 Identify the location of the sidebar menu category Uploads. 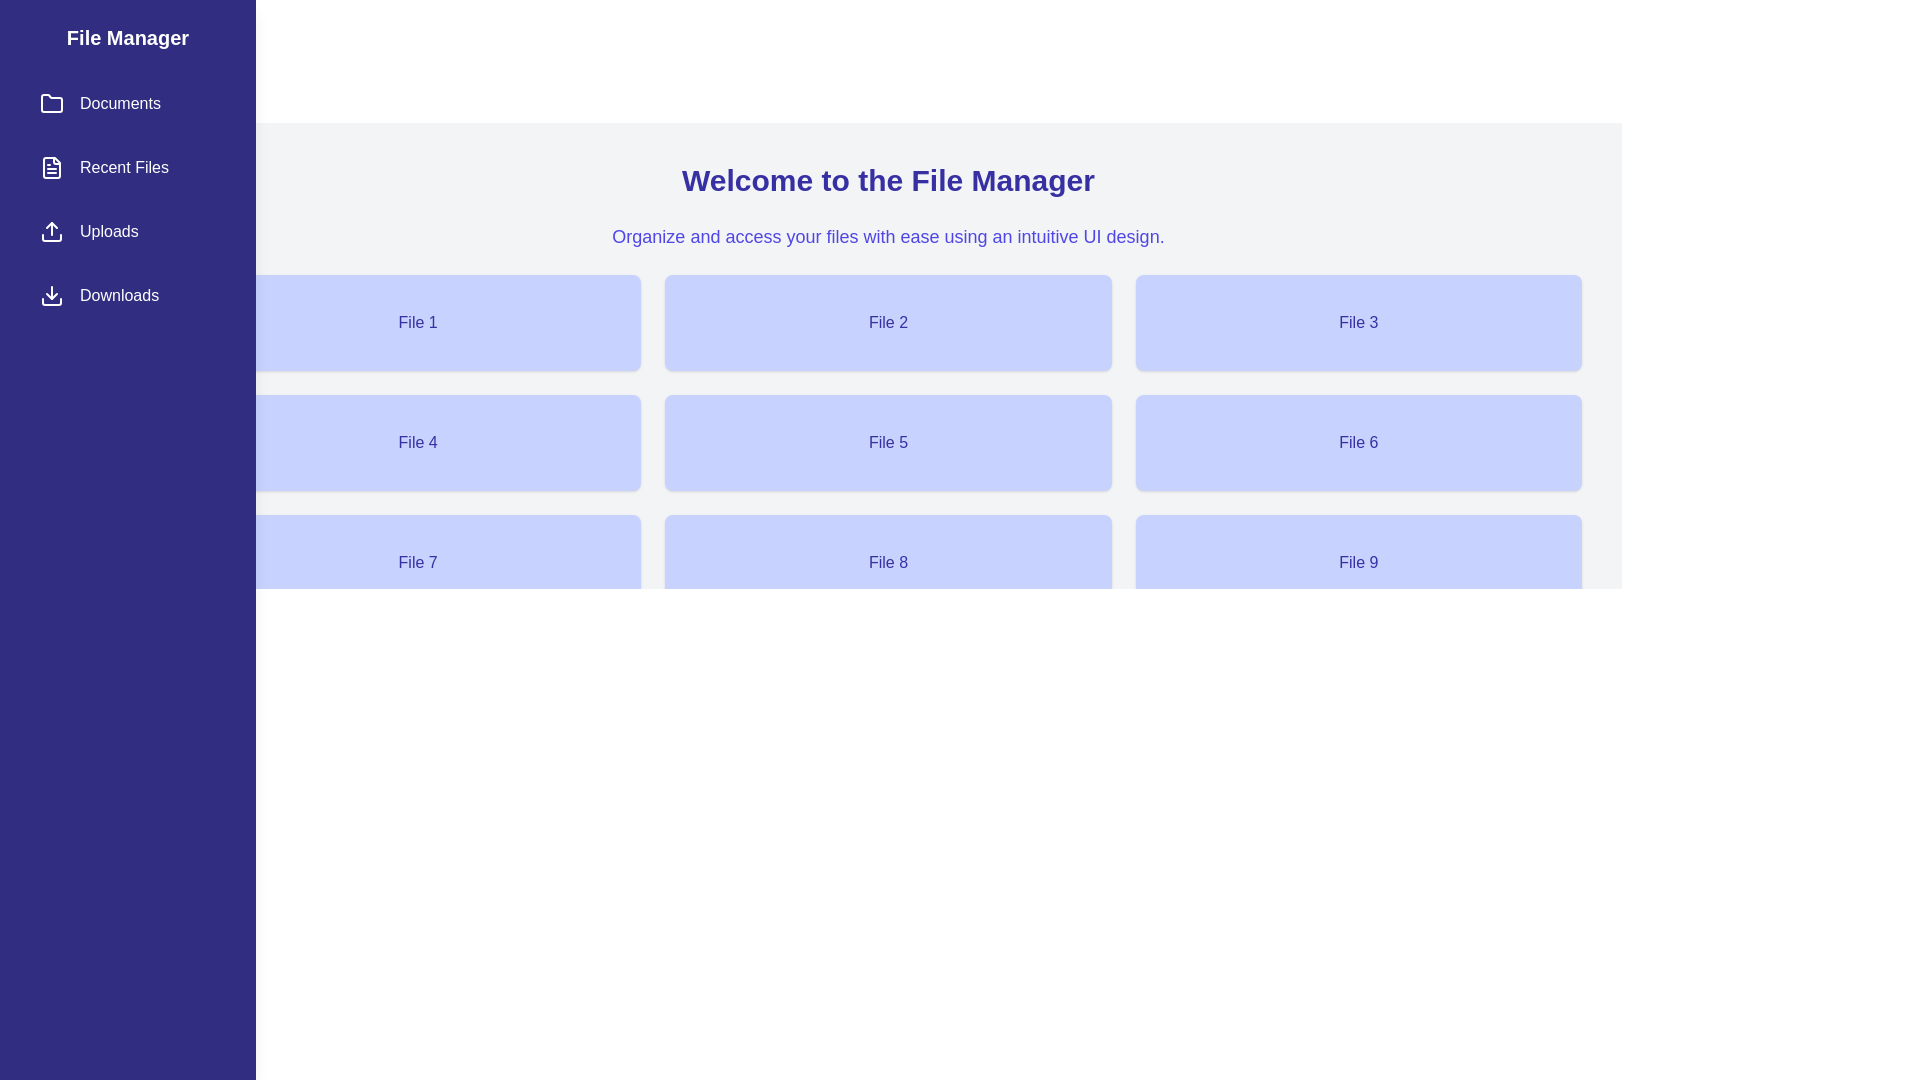
(127, 230).